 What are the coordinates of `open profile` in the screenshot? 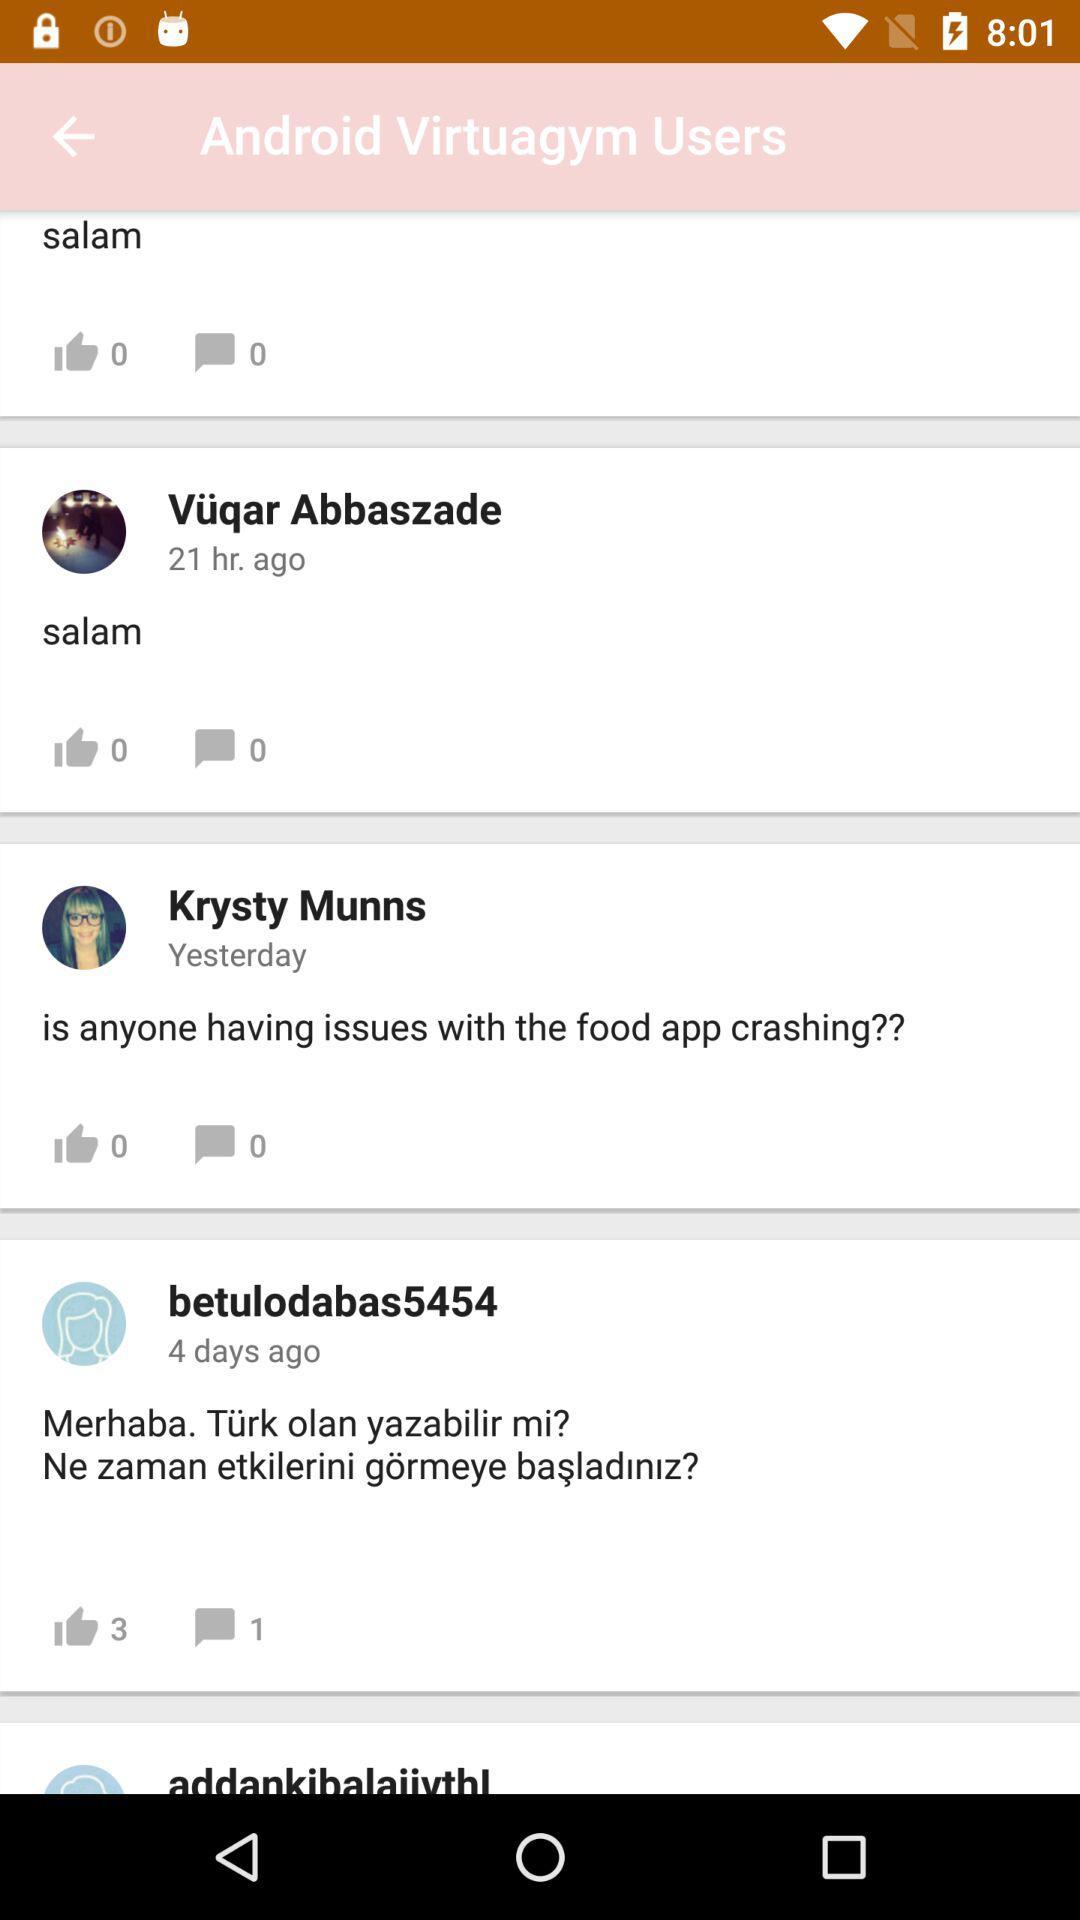 It's located at (83, 1779).